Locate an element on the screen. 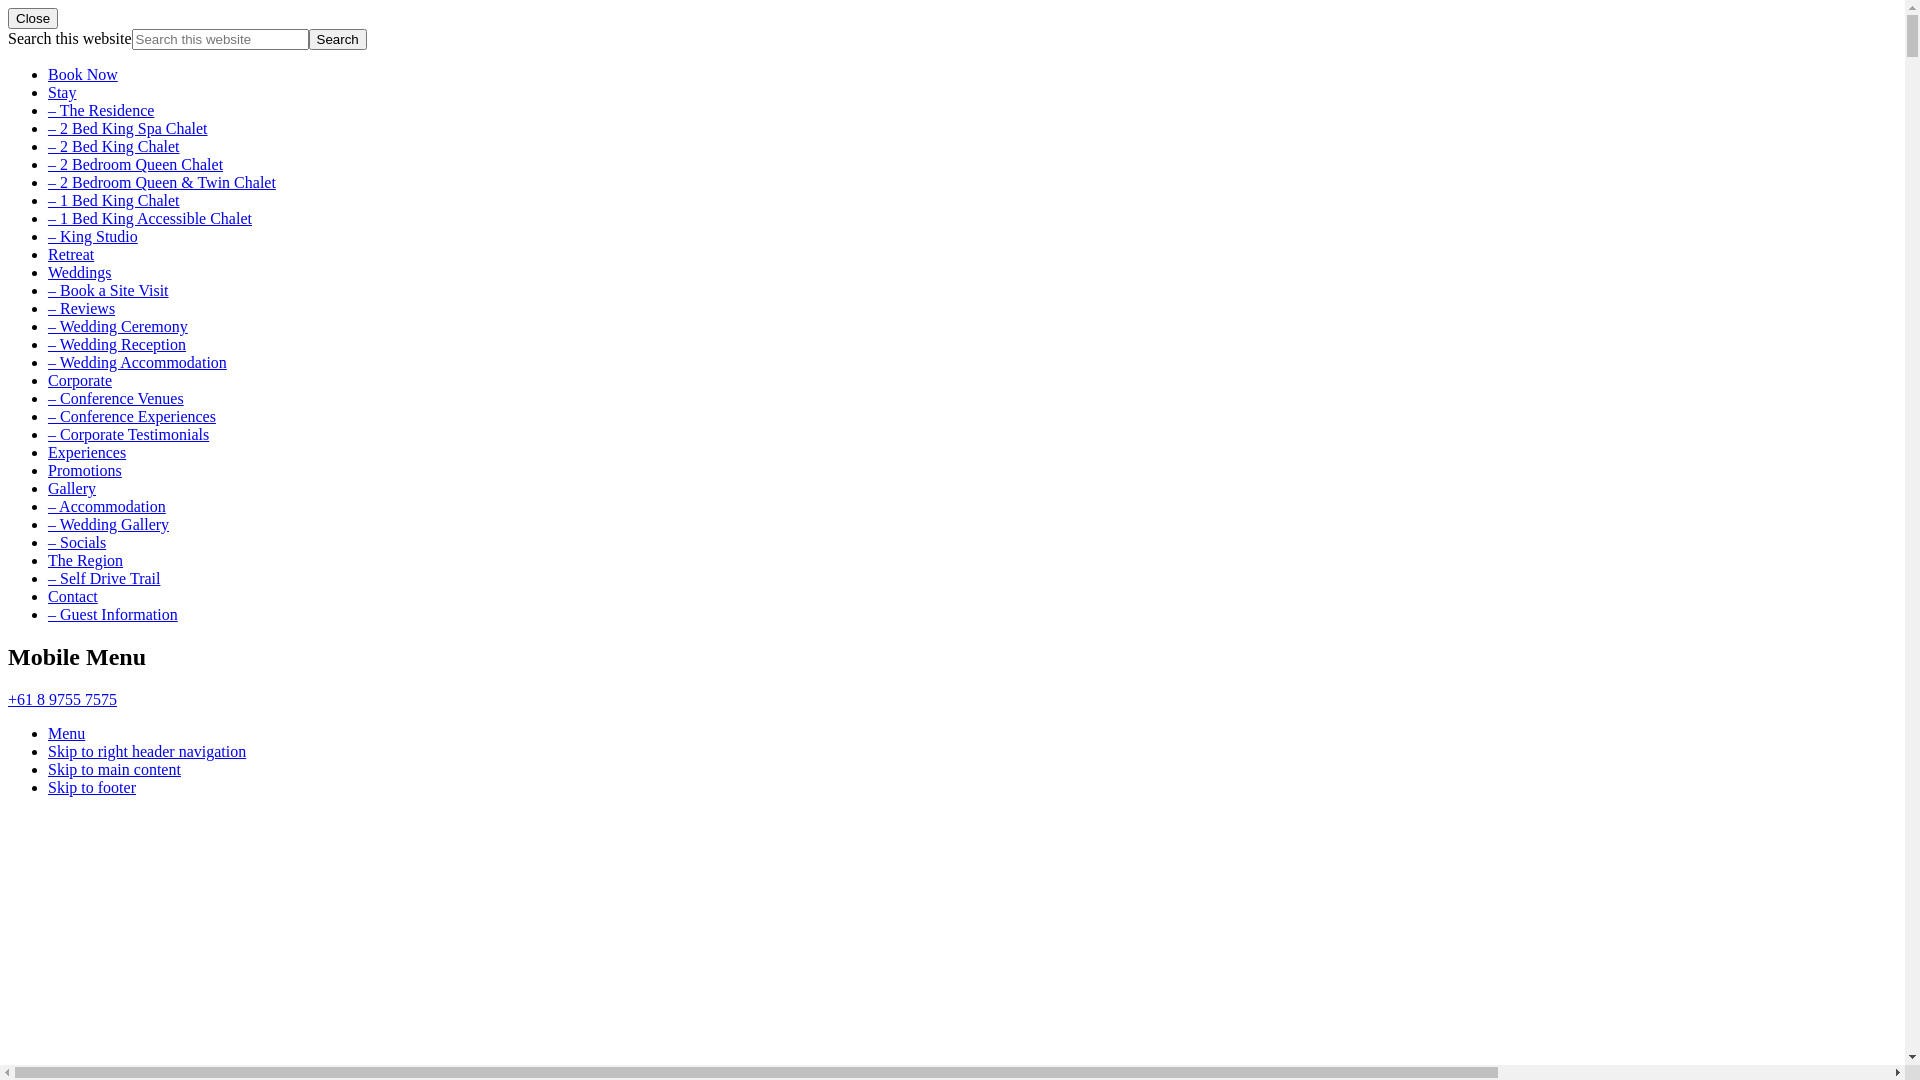  'Corporate' is located at coordinates (80, 380).